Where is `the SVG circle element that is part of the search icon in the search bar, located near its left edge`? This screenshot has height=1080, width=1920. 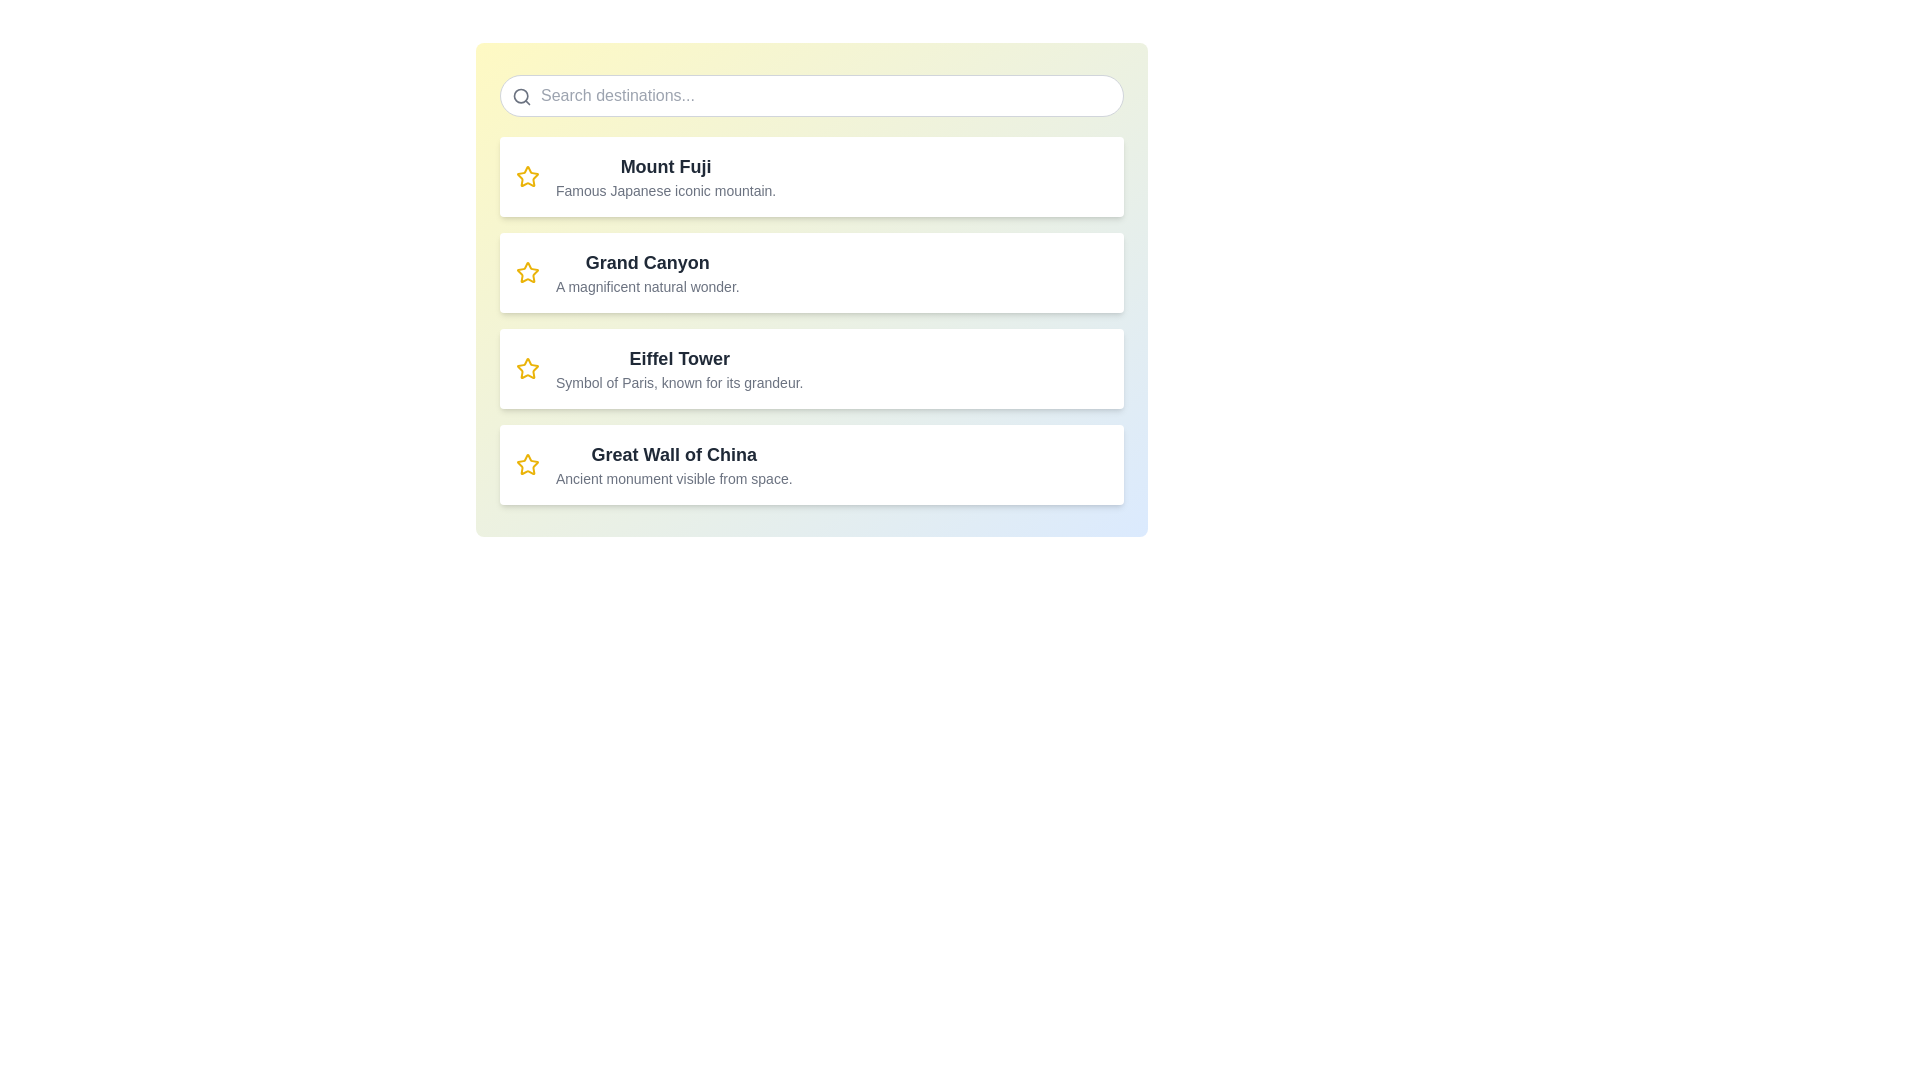 the SVG circle element that is part of the search icon in the search bar, located near its left edge is located at coordinates (521, 96).